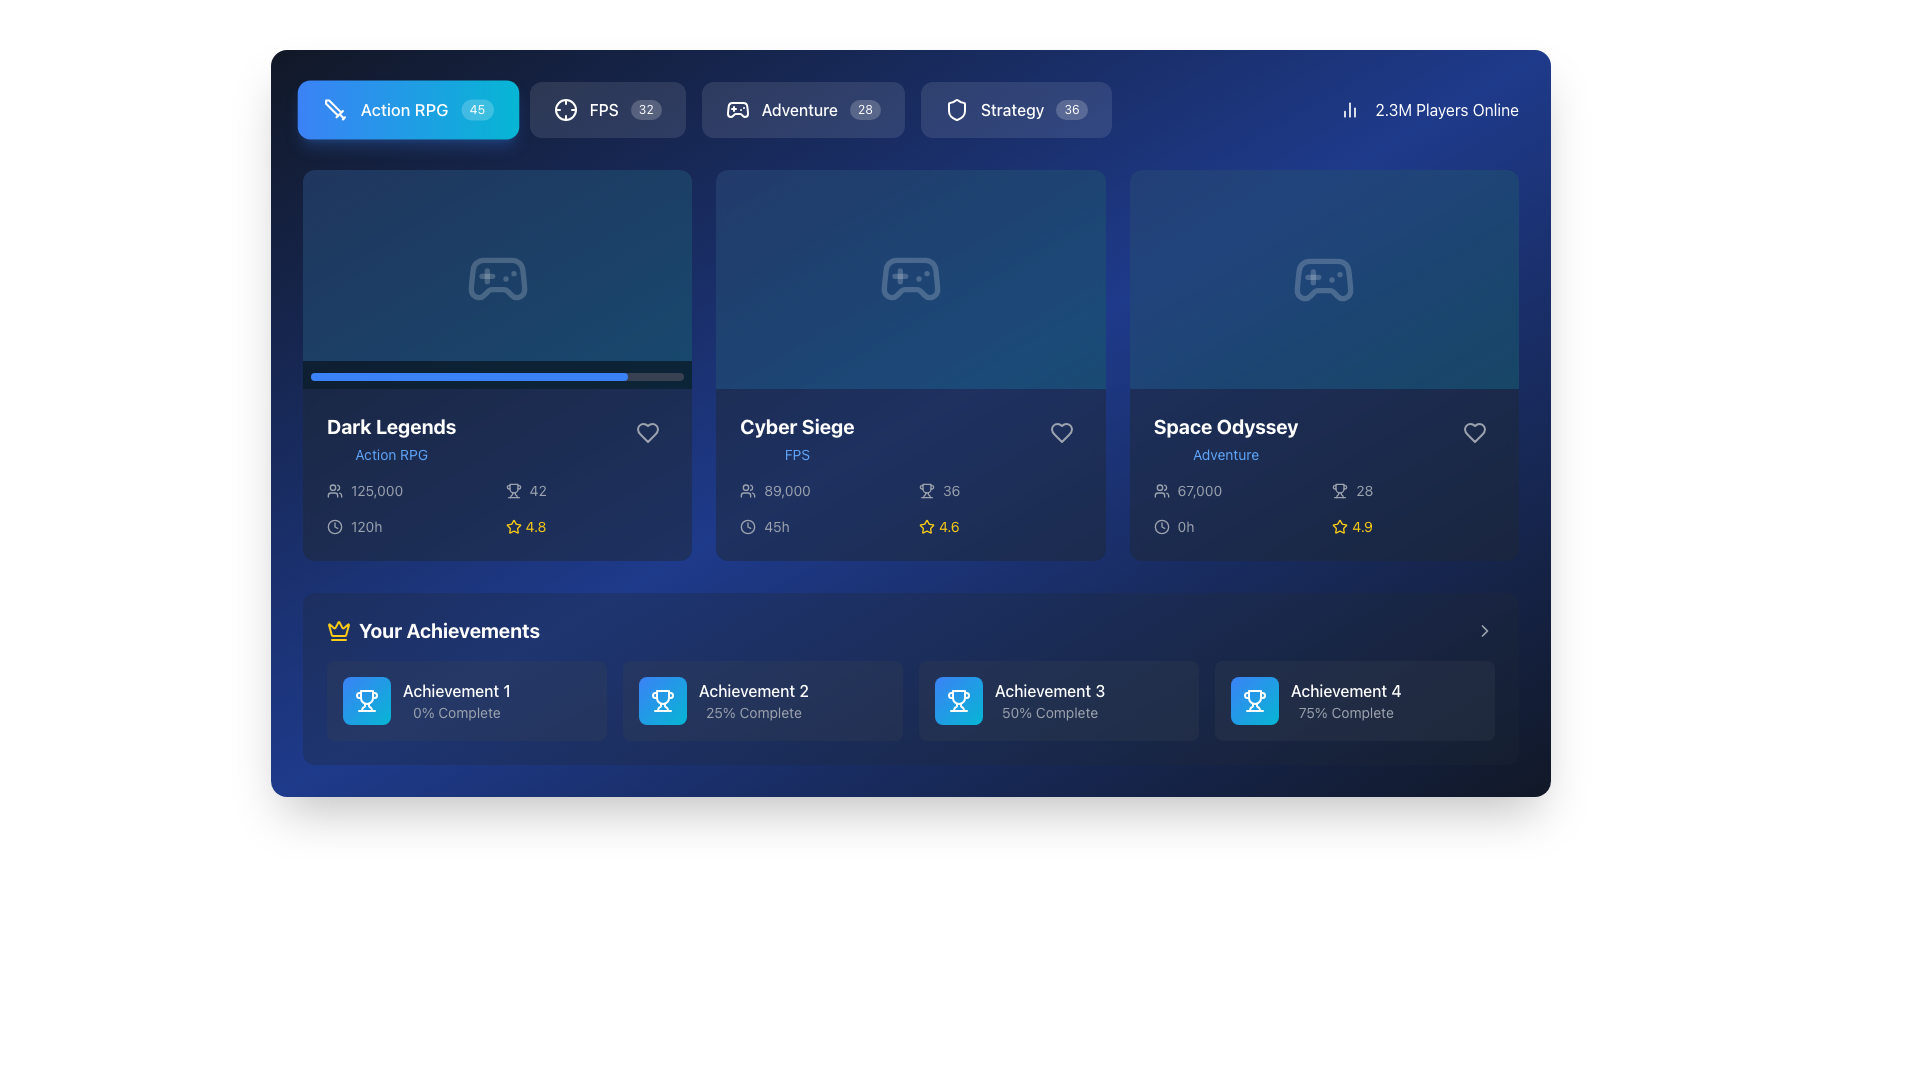 This screenshot has width=1920, height=1080. Describe the element at coordinates (393, 375) in the screenshot. I see `the progress bar` at that location.